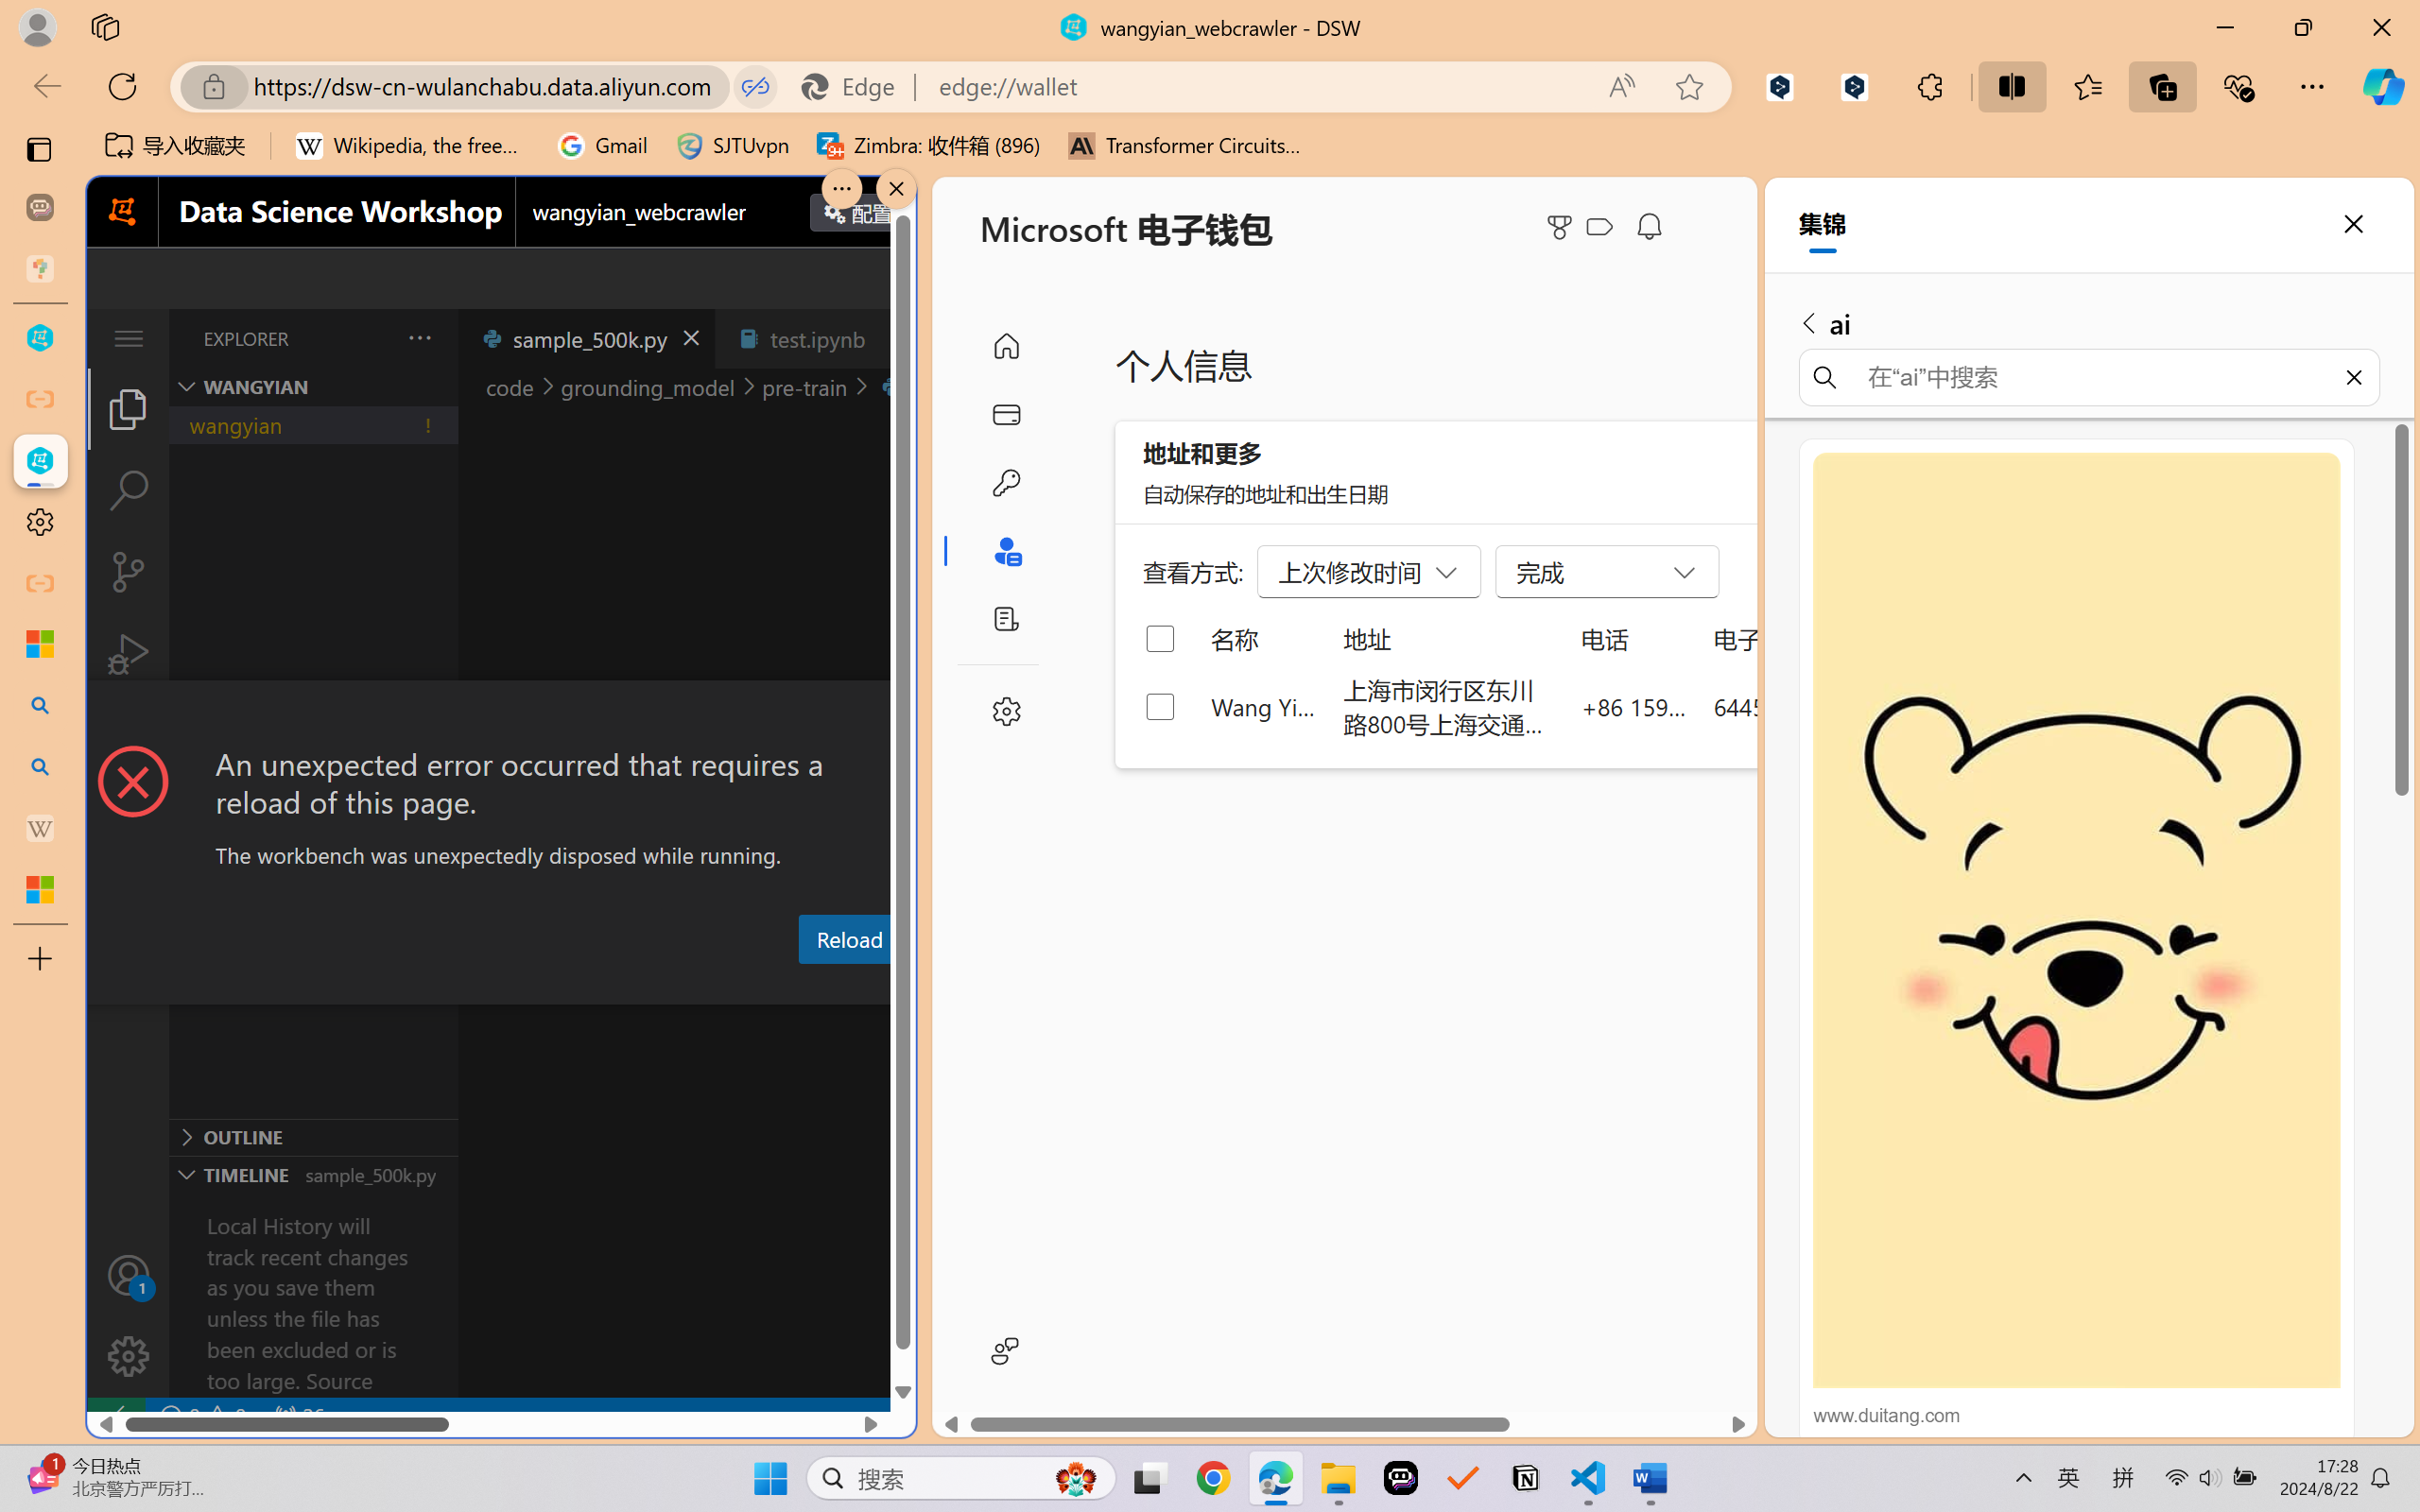  Describe the element at coordinates (847, 937) in the screenshot. I see `'Reload'` at that location.